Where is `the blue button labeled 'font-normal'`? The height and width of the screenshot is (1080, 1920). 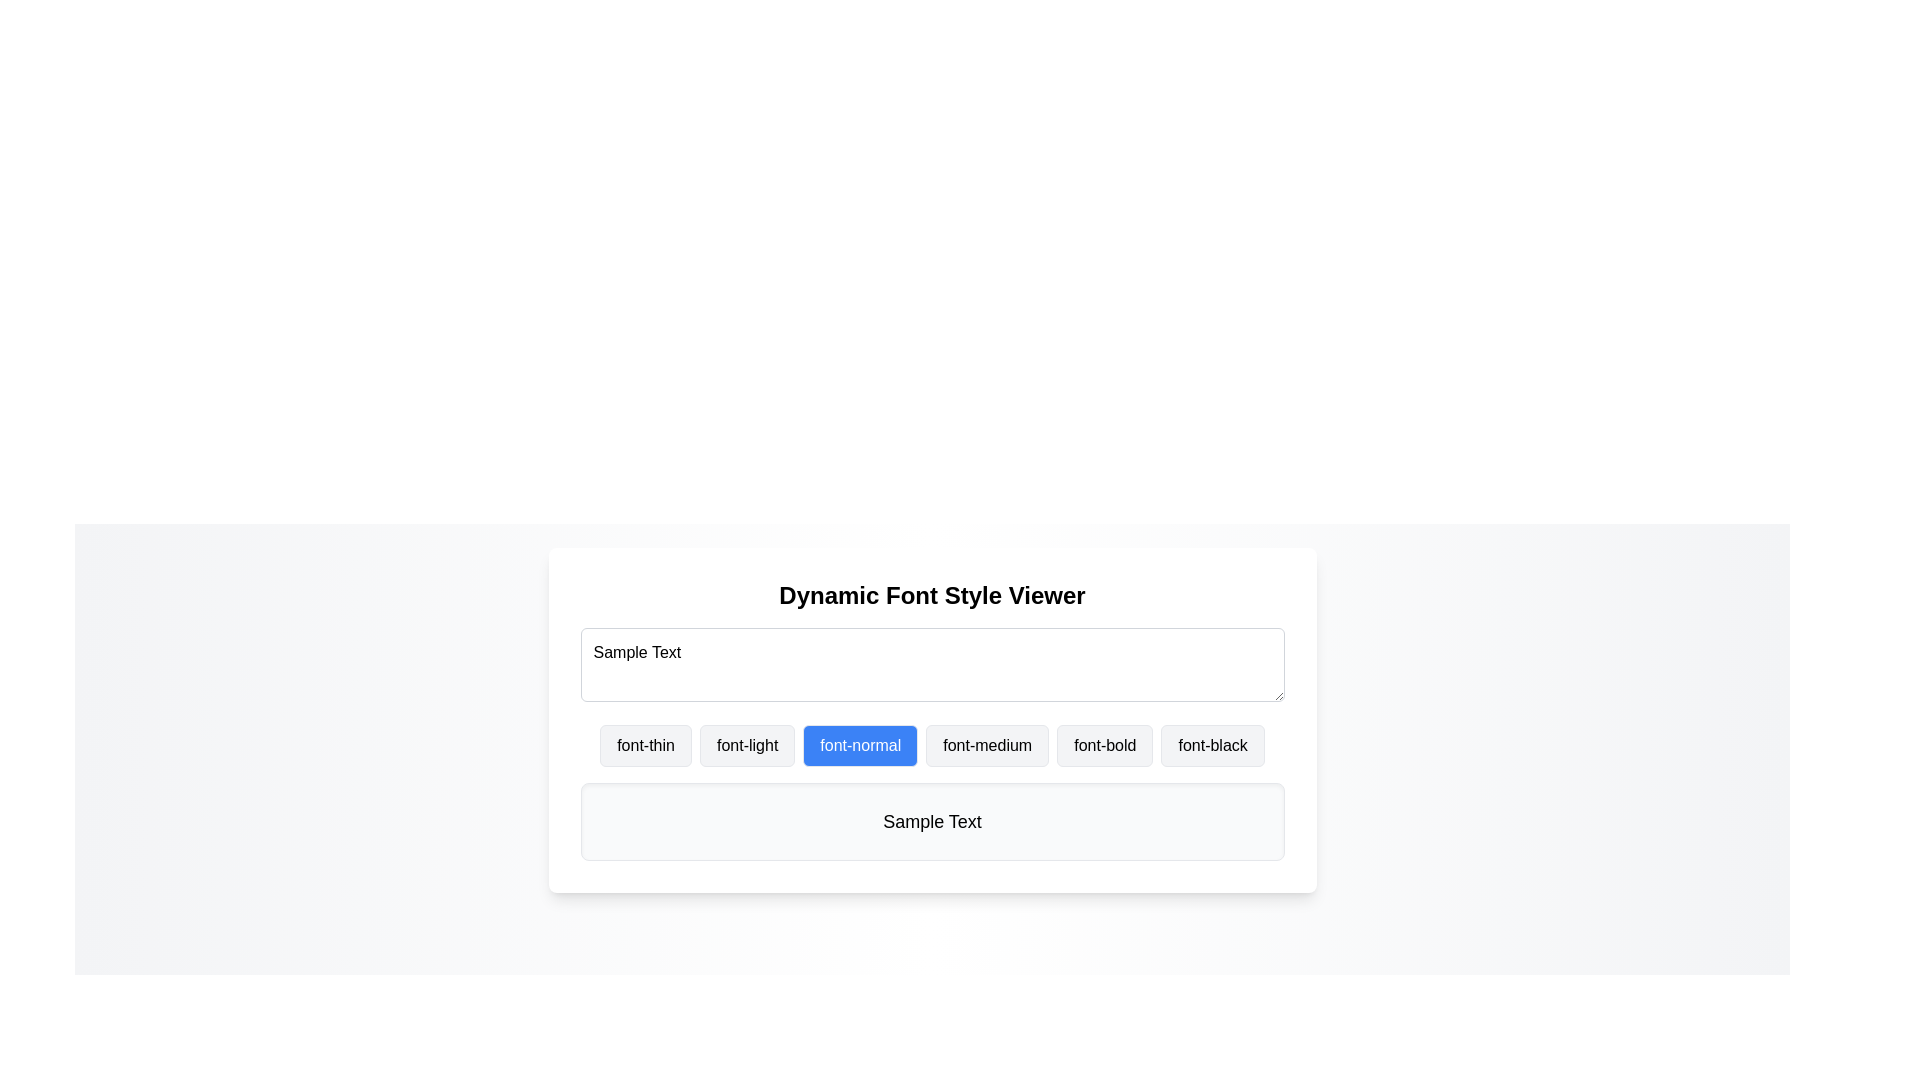
the blue button labeled 'font-normal' is located at coordinates (860, 745).